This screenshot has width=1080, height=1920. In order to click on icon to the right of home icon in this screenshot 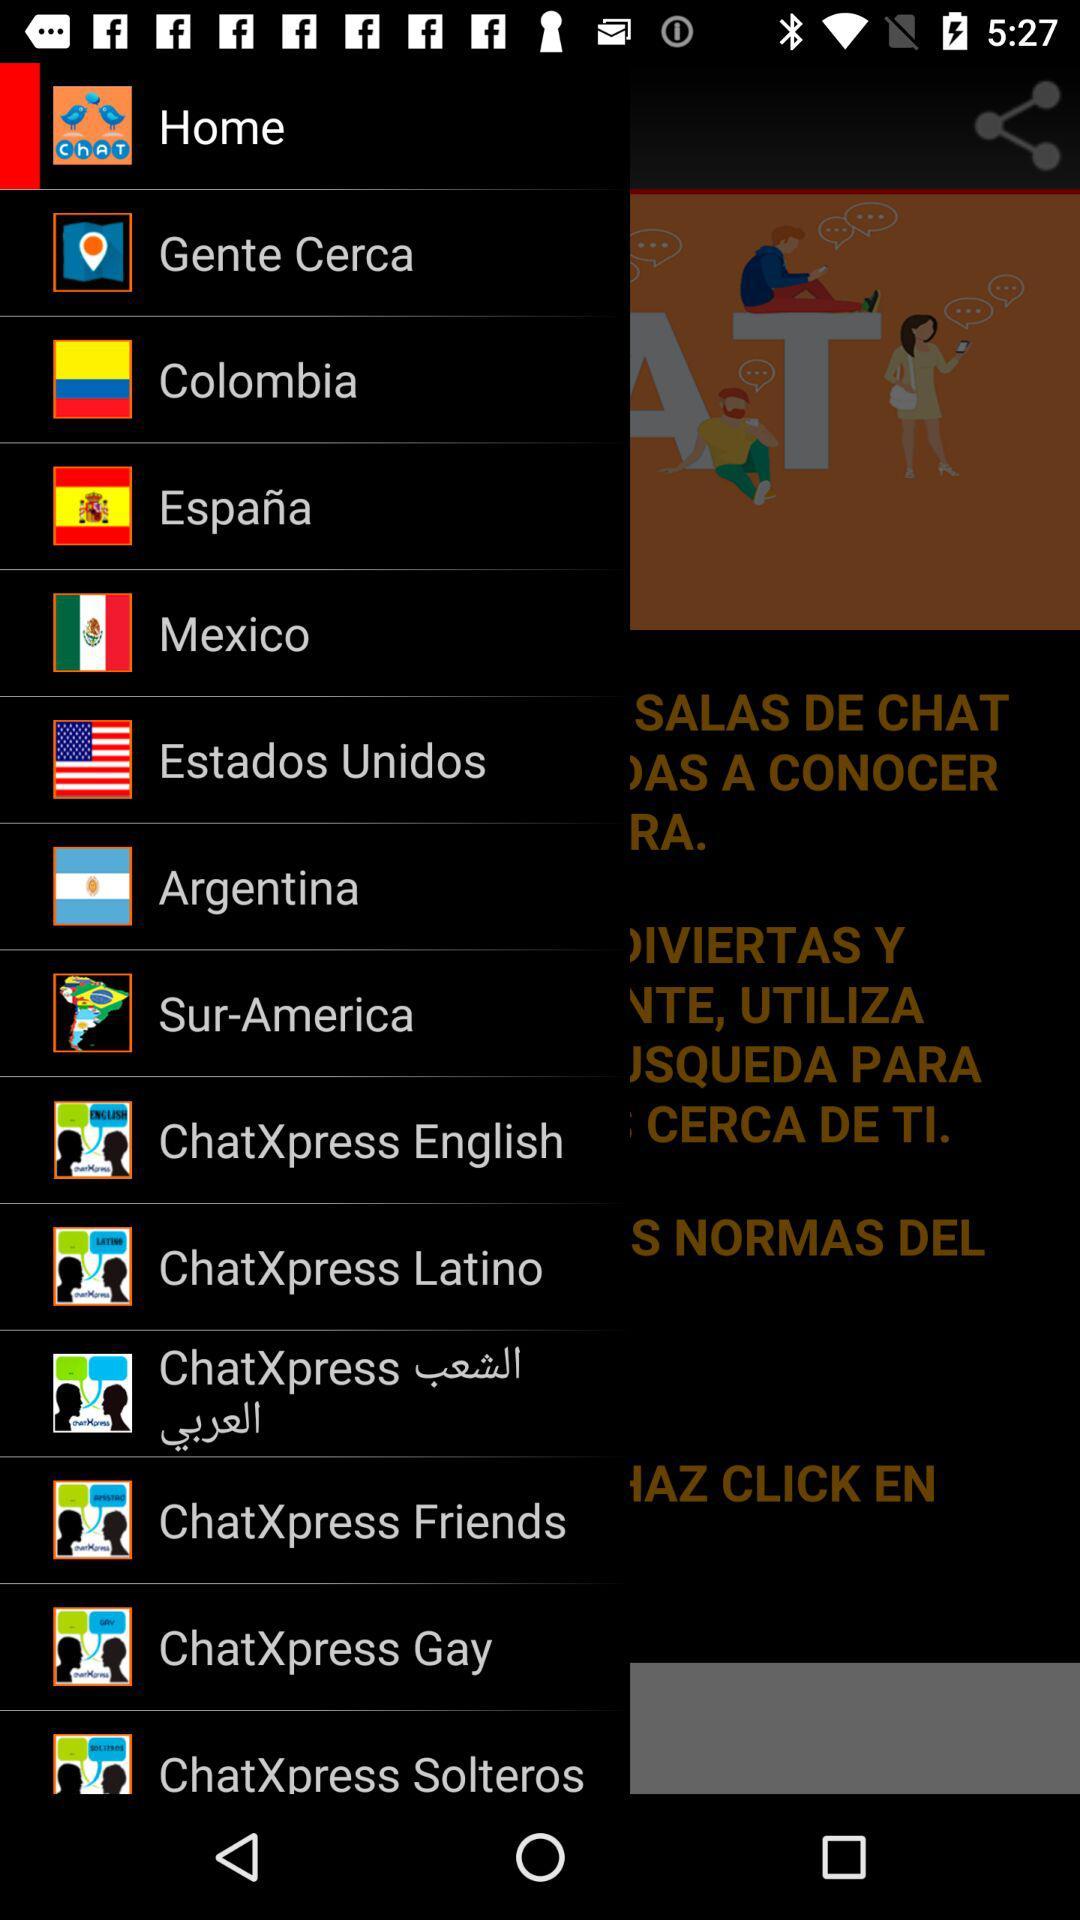, I will do `click(1017, 124)`.